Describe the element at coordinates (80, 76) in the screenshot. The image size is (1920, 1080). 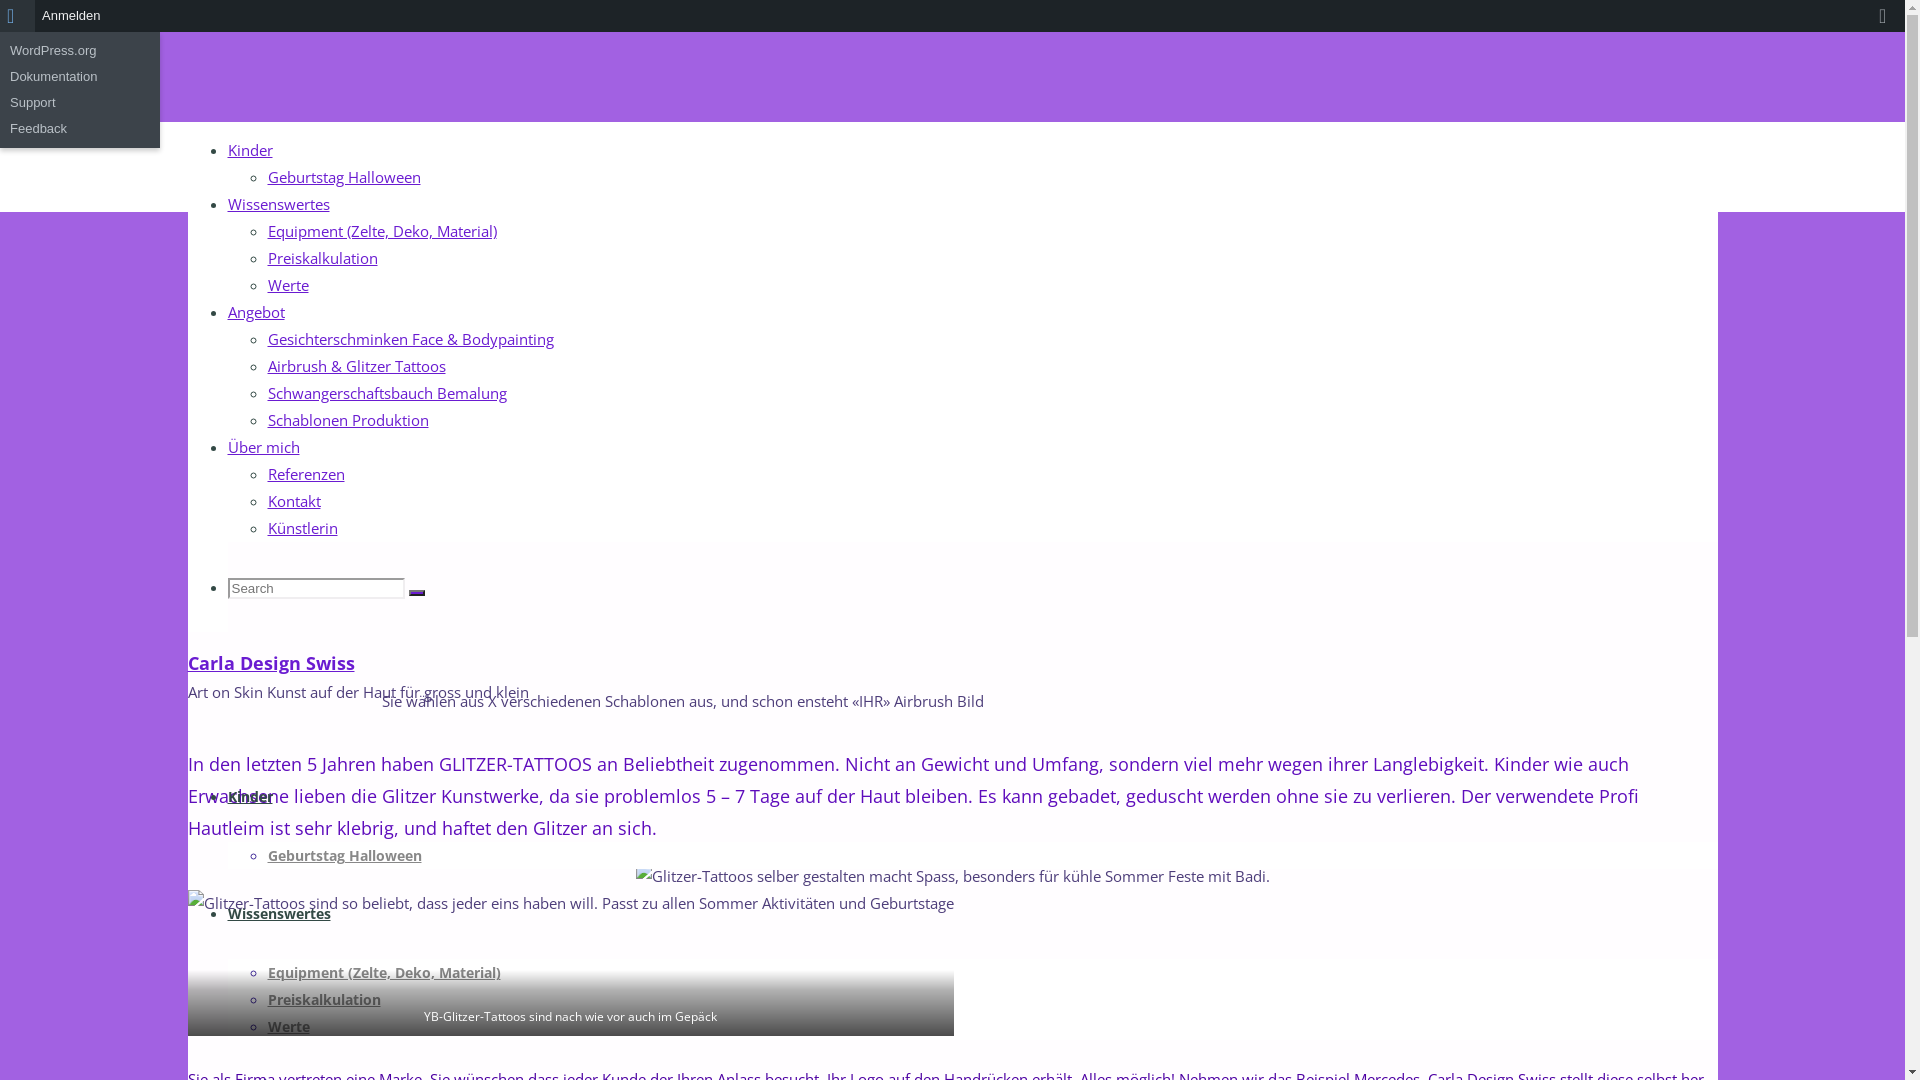
I see `'Dokumentation'` at that location.